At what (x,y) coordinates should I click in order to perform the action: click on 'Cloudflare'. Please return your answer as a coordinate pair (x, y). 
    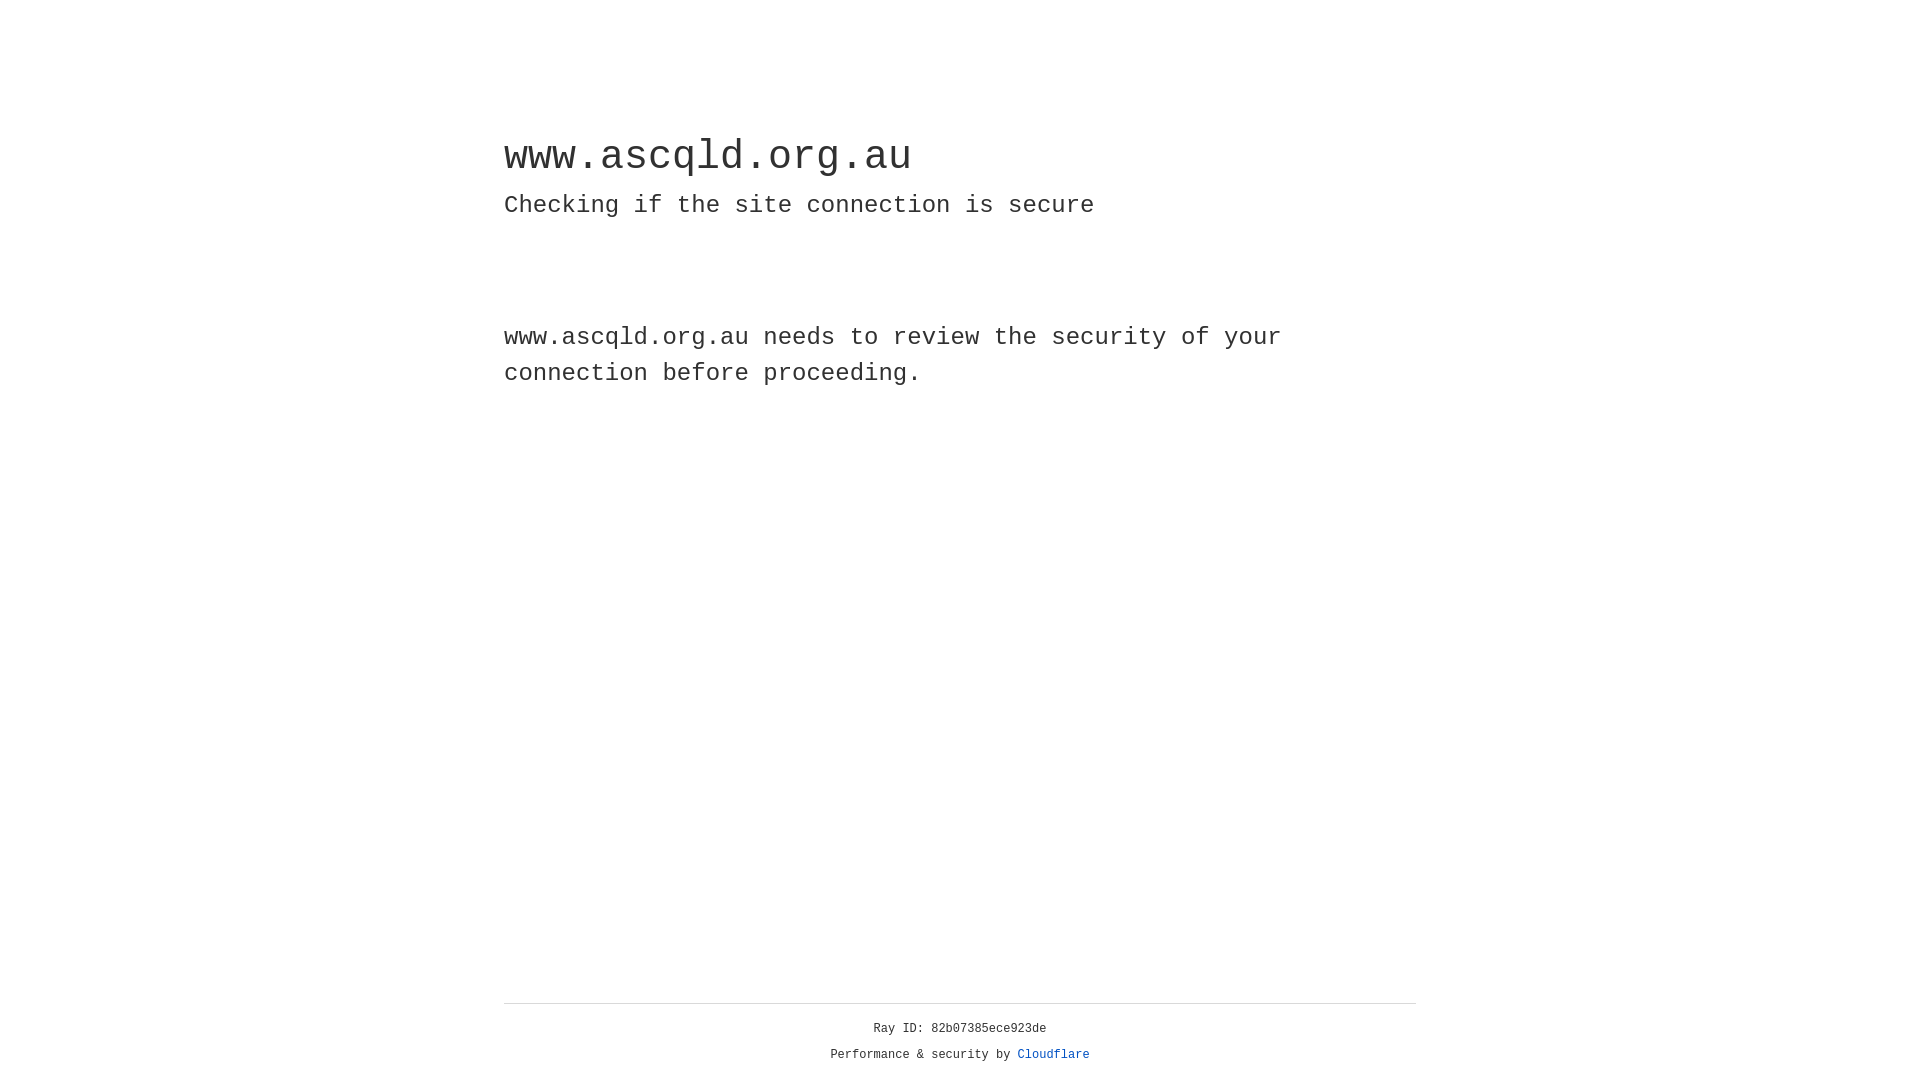
    Looking at the image, I should click on (1053, 1054).